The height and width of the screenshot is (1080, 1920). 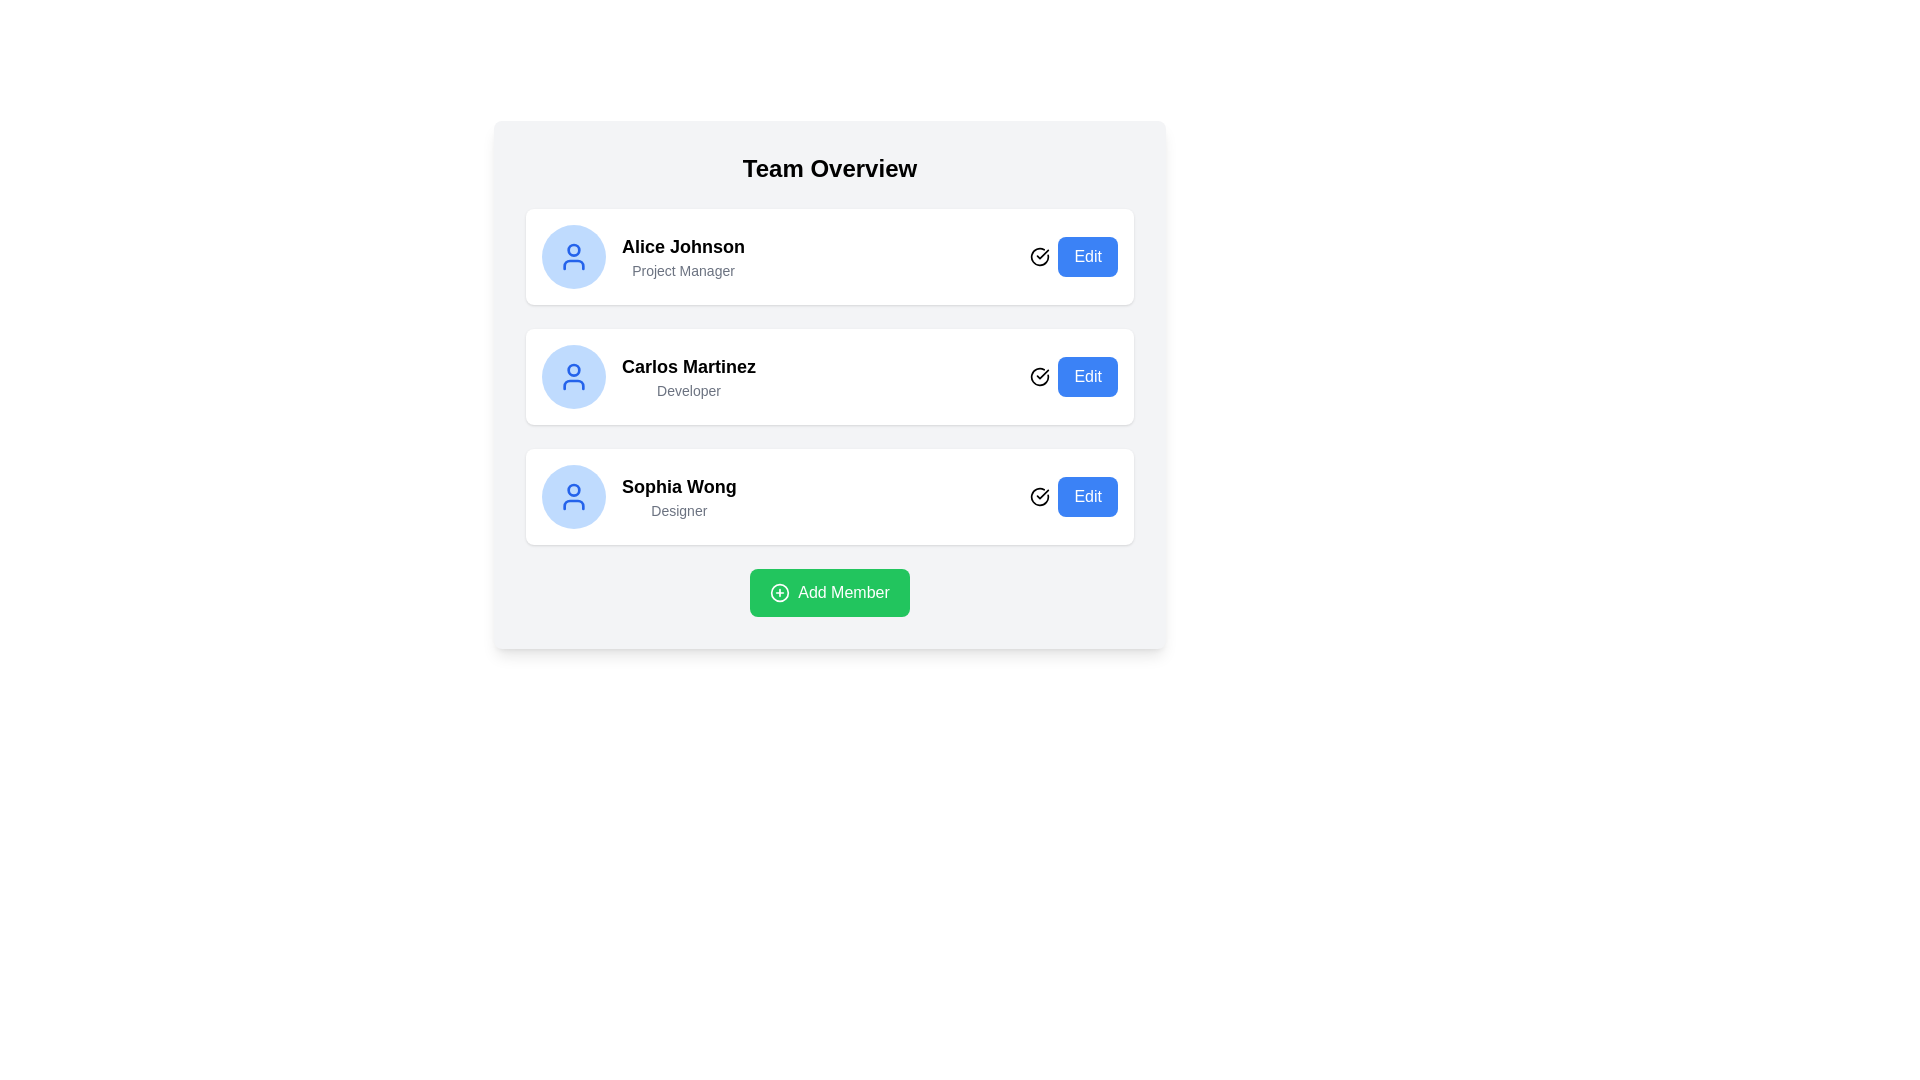 What do you see at coordinates (679, 509) in the screenshot?
I see `Label element containing the text 'Designer', which is styled in a small gray font and positioned below 'Sophia Wong'` at bounding box center [679, 509].